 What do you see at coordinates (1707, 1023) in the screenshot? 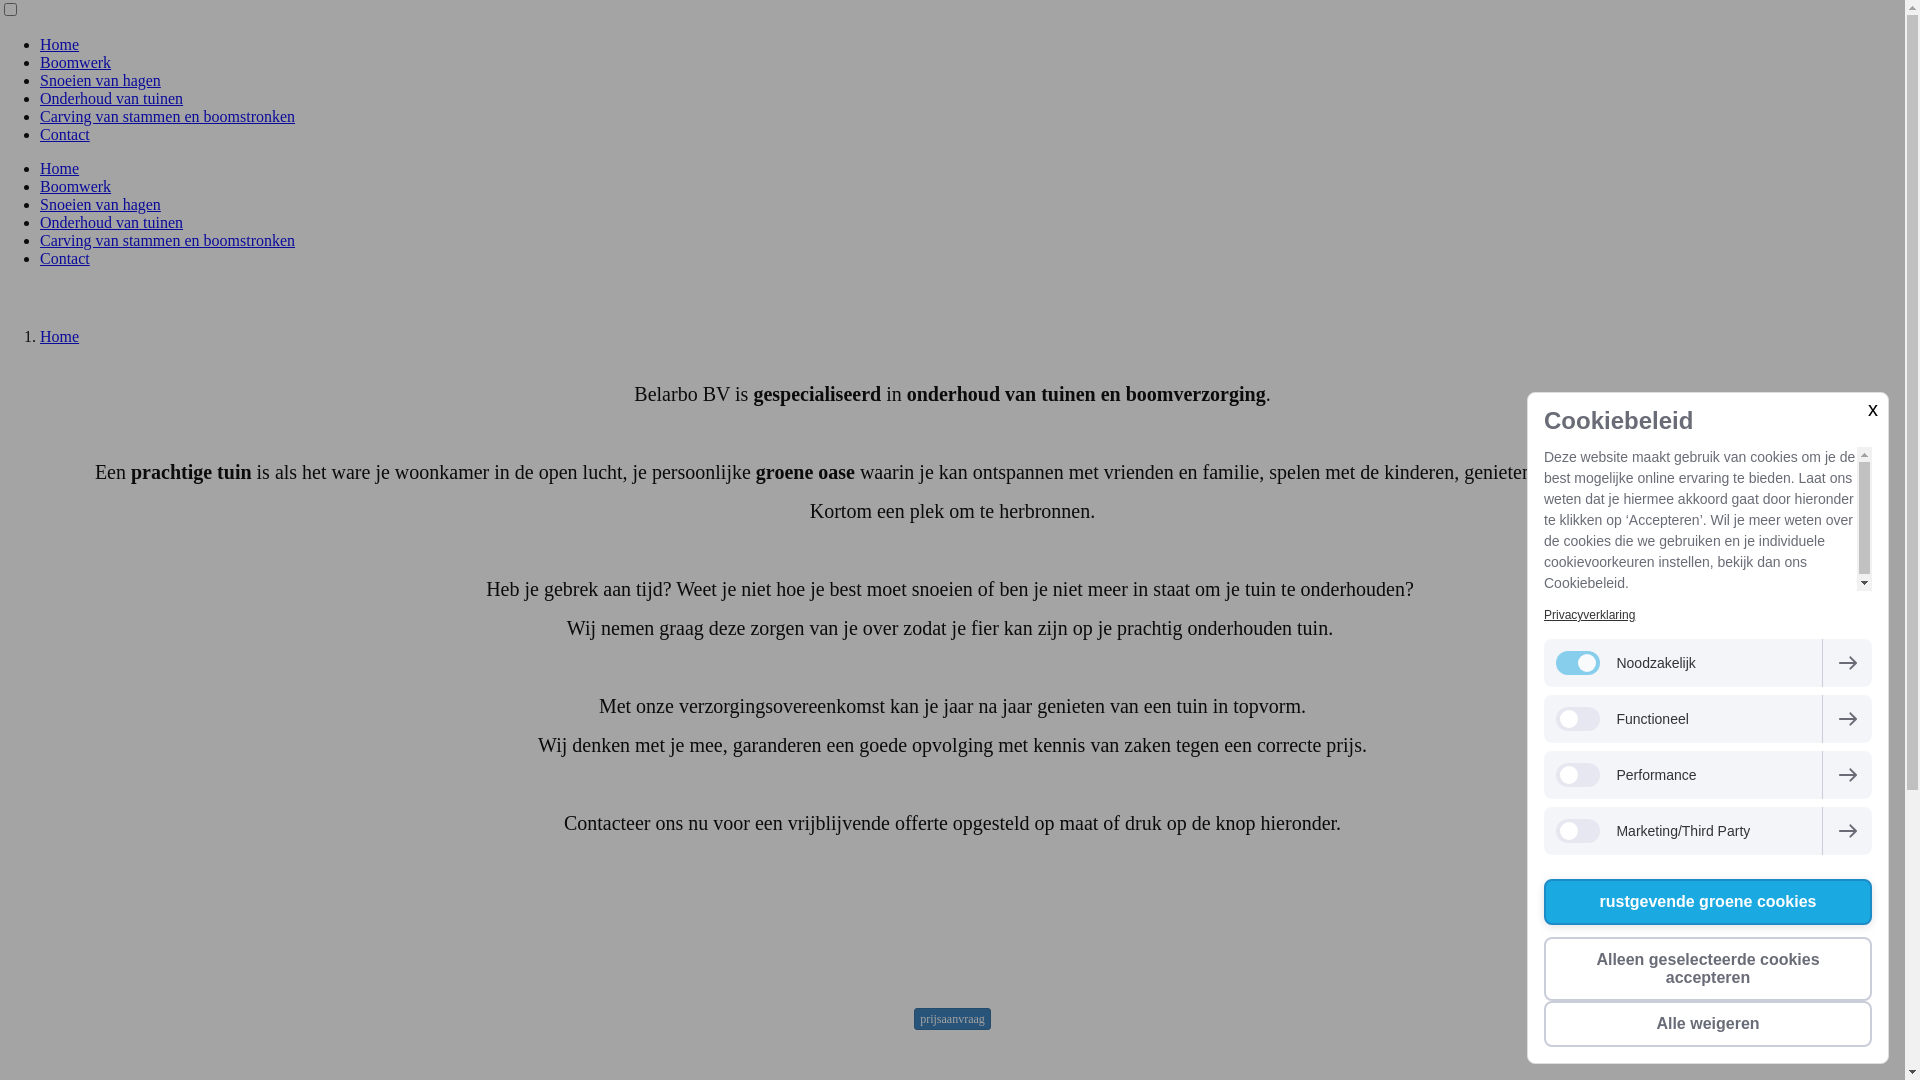
I see `'Alle weigeren'` at bounding box center [1707, 1023].